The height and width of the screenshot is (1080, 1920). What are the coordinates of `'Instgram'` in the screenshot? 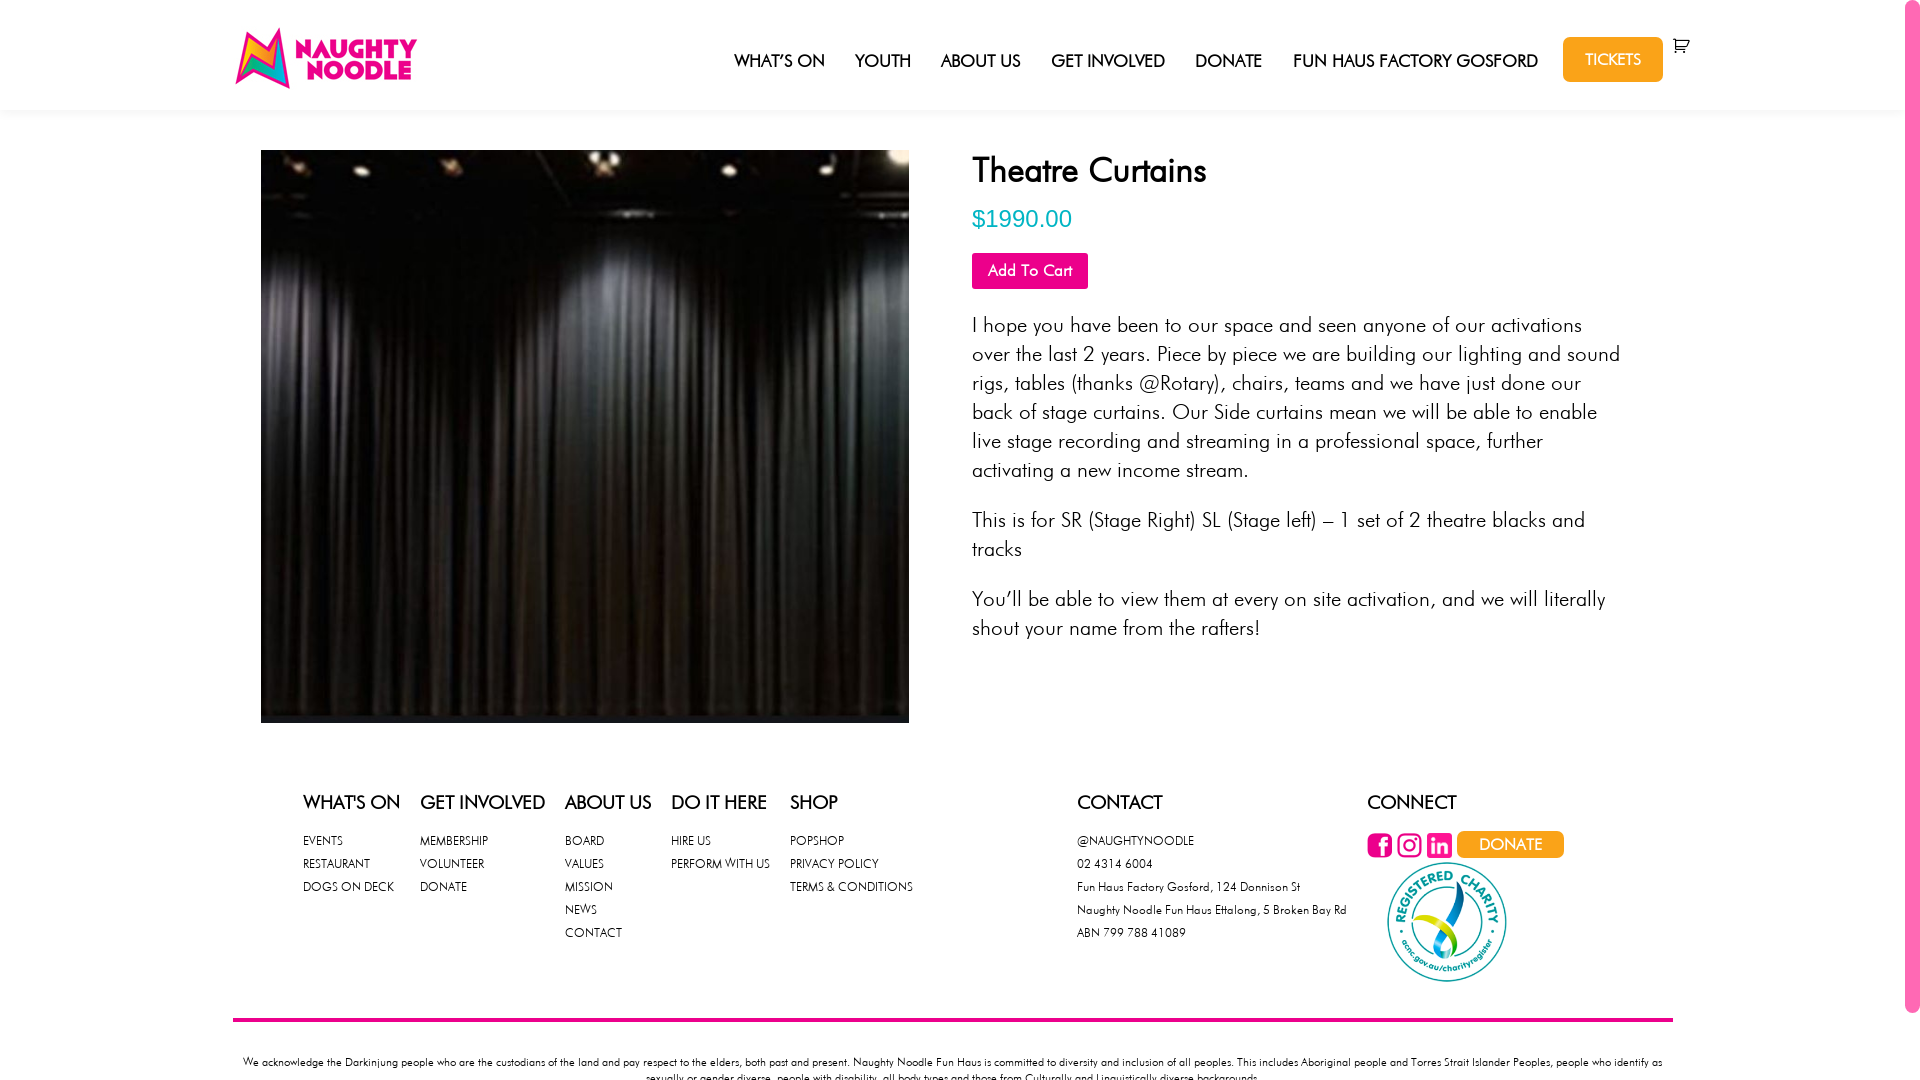 It's located at (1407, 852).